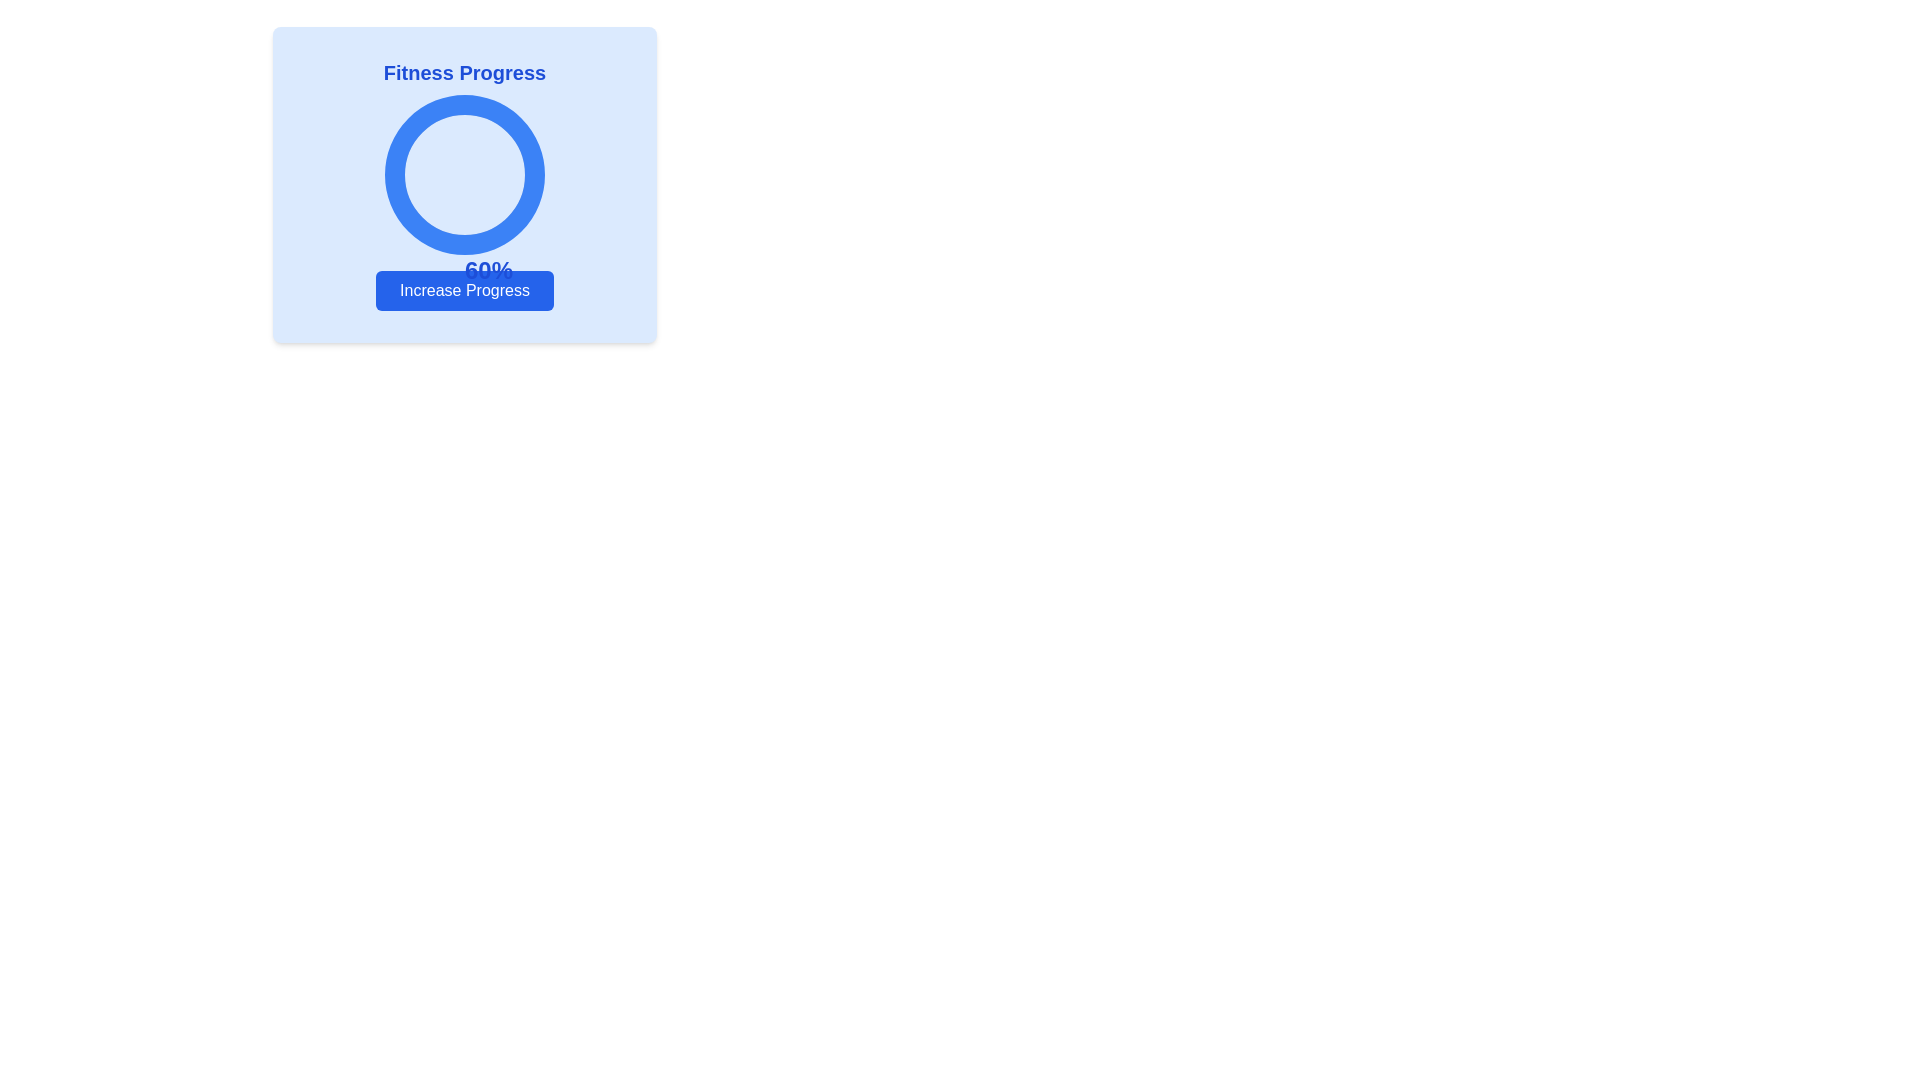 The height and width of the screenshot is (1080, 1920). What do you see at coordinates (464, 173) in the screenshot?
I see `the inner circle within the 'Fitness Progress' box, which serves as a graphical indicator` at bounding box center [464, 173].